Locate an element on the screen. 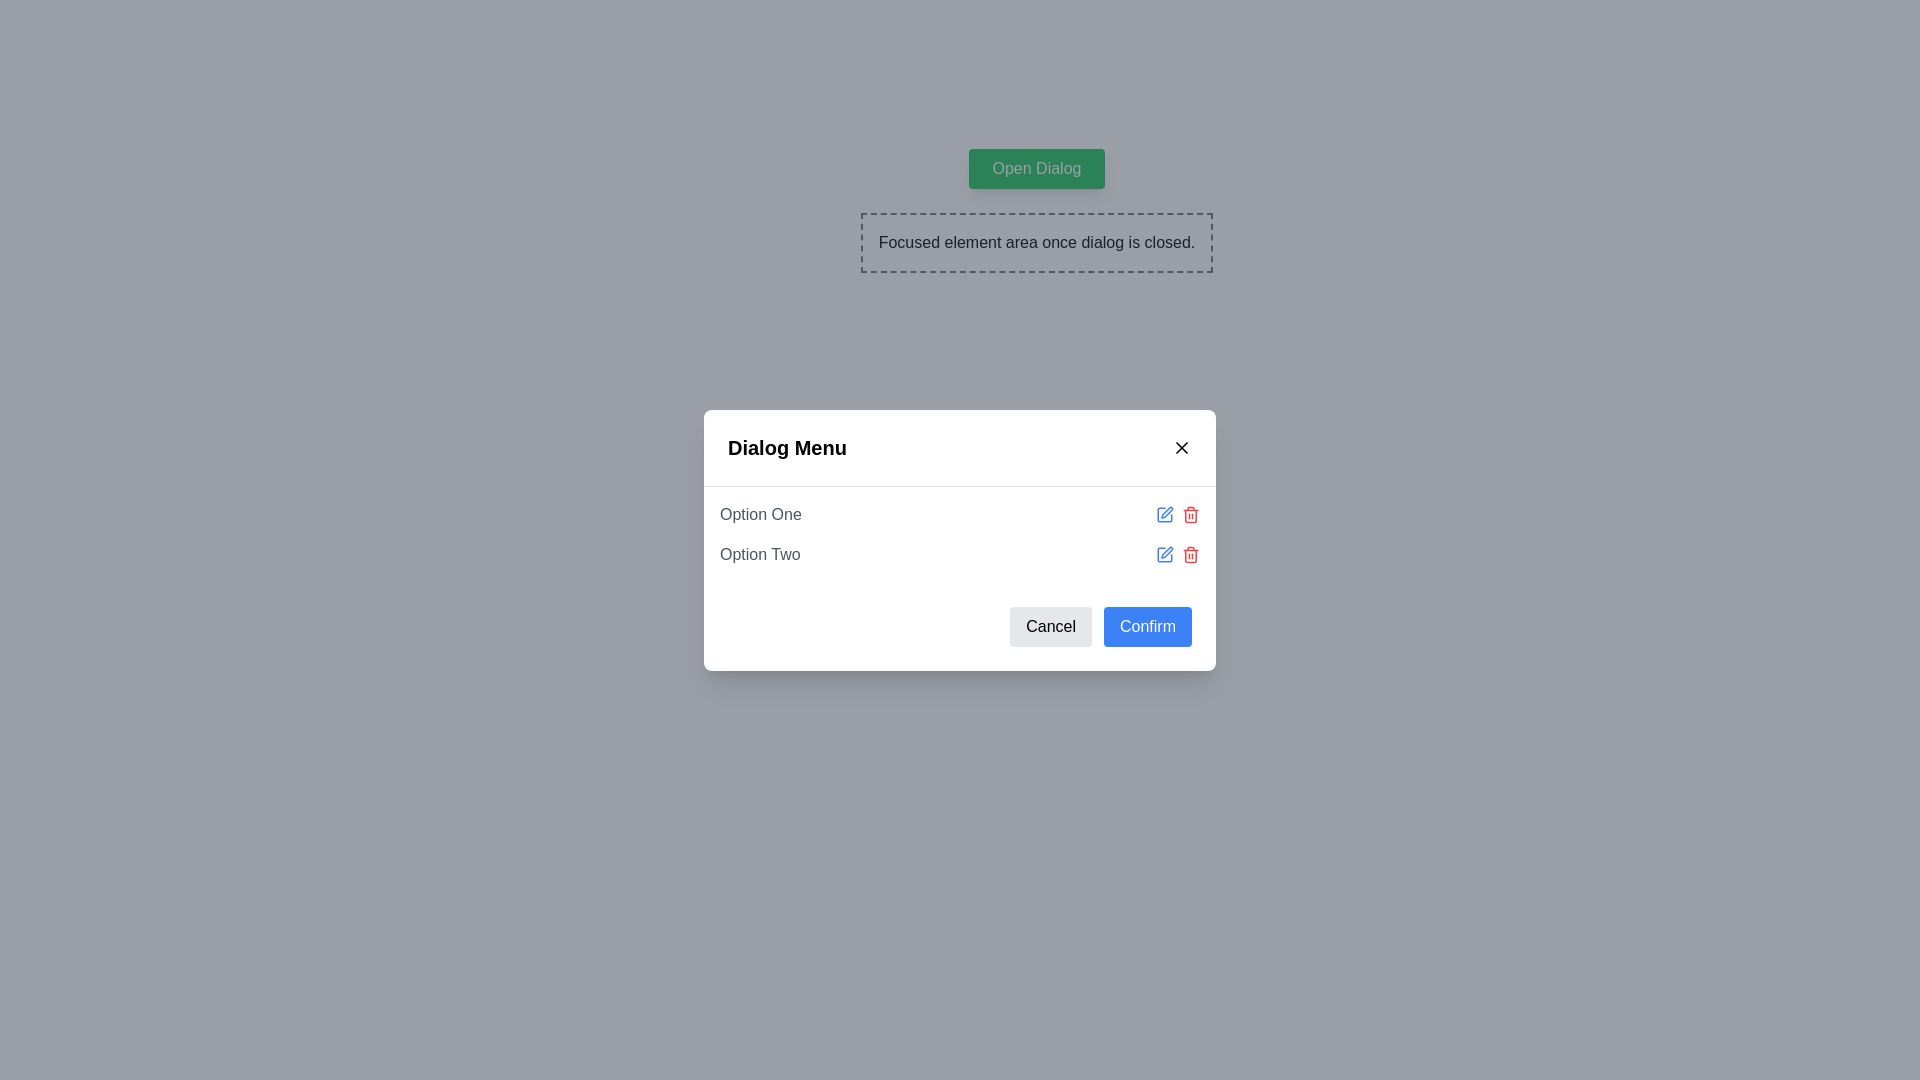  the cancel button located in the bottom-right corner of the dialog box to visualize the hover effect is located at coordinates (1050, 625).